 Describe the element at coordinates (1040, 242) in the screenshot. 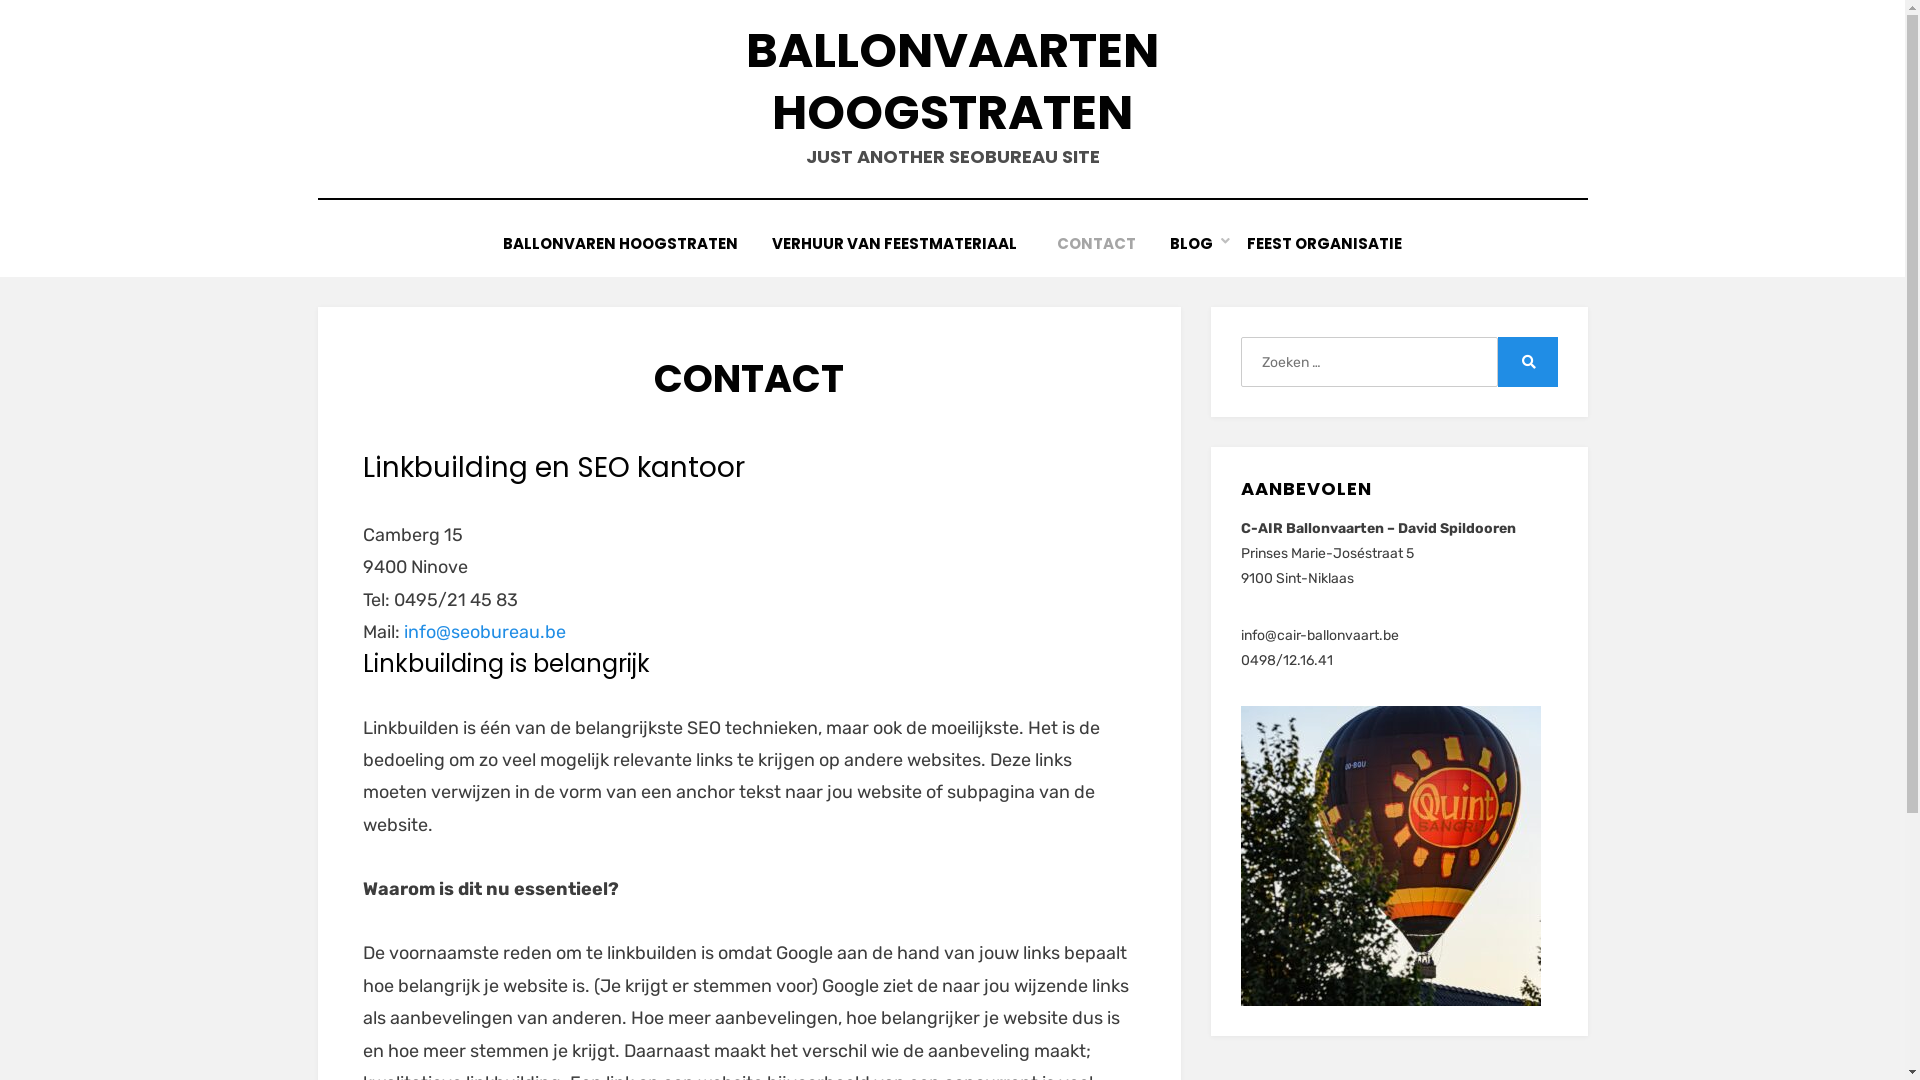

I see `'CONTACT'` at that location.